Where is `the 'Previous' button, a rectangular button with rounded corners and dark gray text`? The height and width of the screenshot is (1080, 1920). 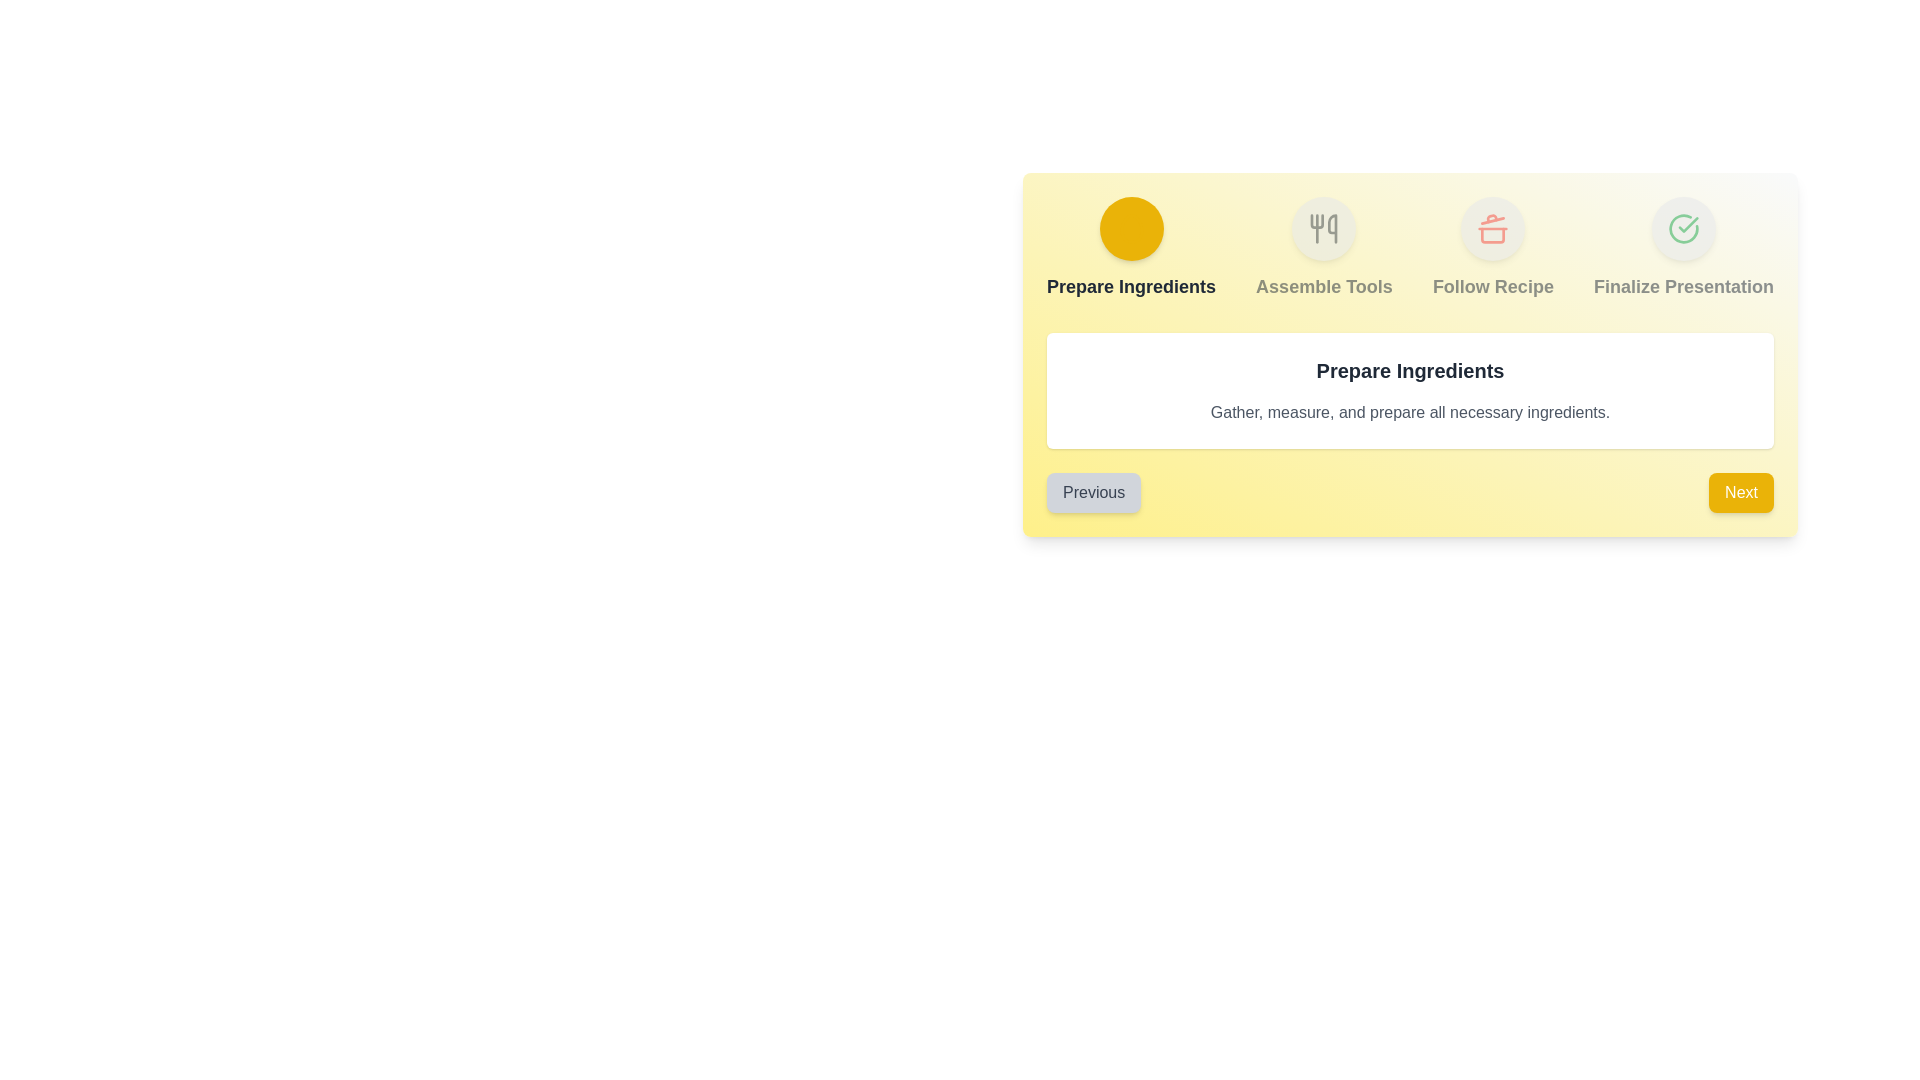 the 'Previous' button, a rectangular button with rounded corners and dark gray text is located at coordinates (1093, 493).